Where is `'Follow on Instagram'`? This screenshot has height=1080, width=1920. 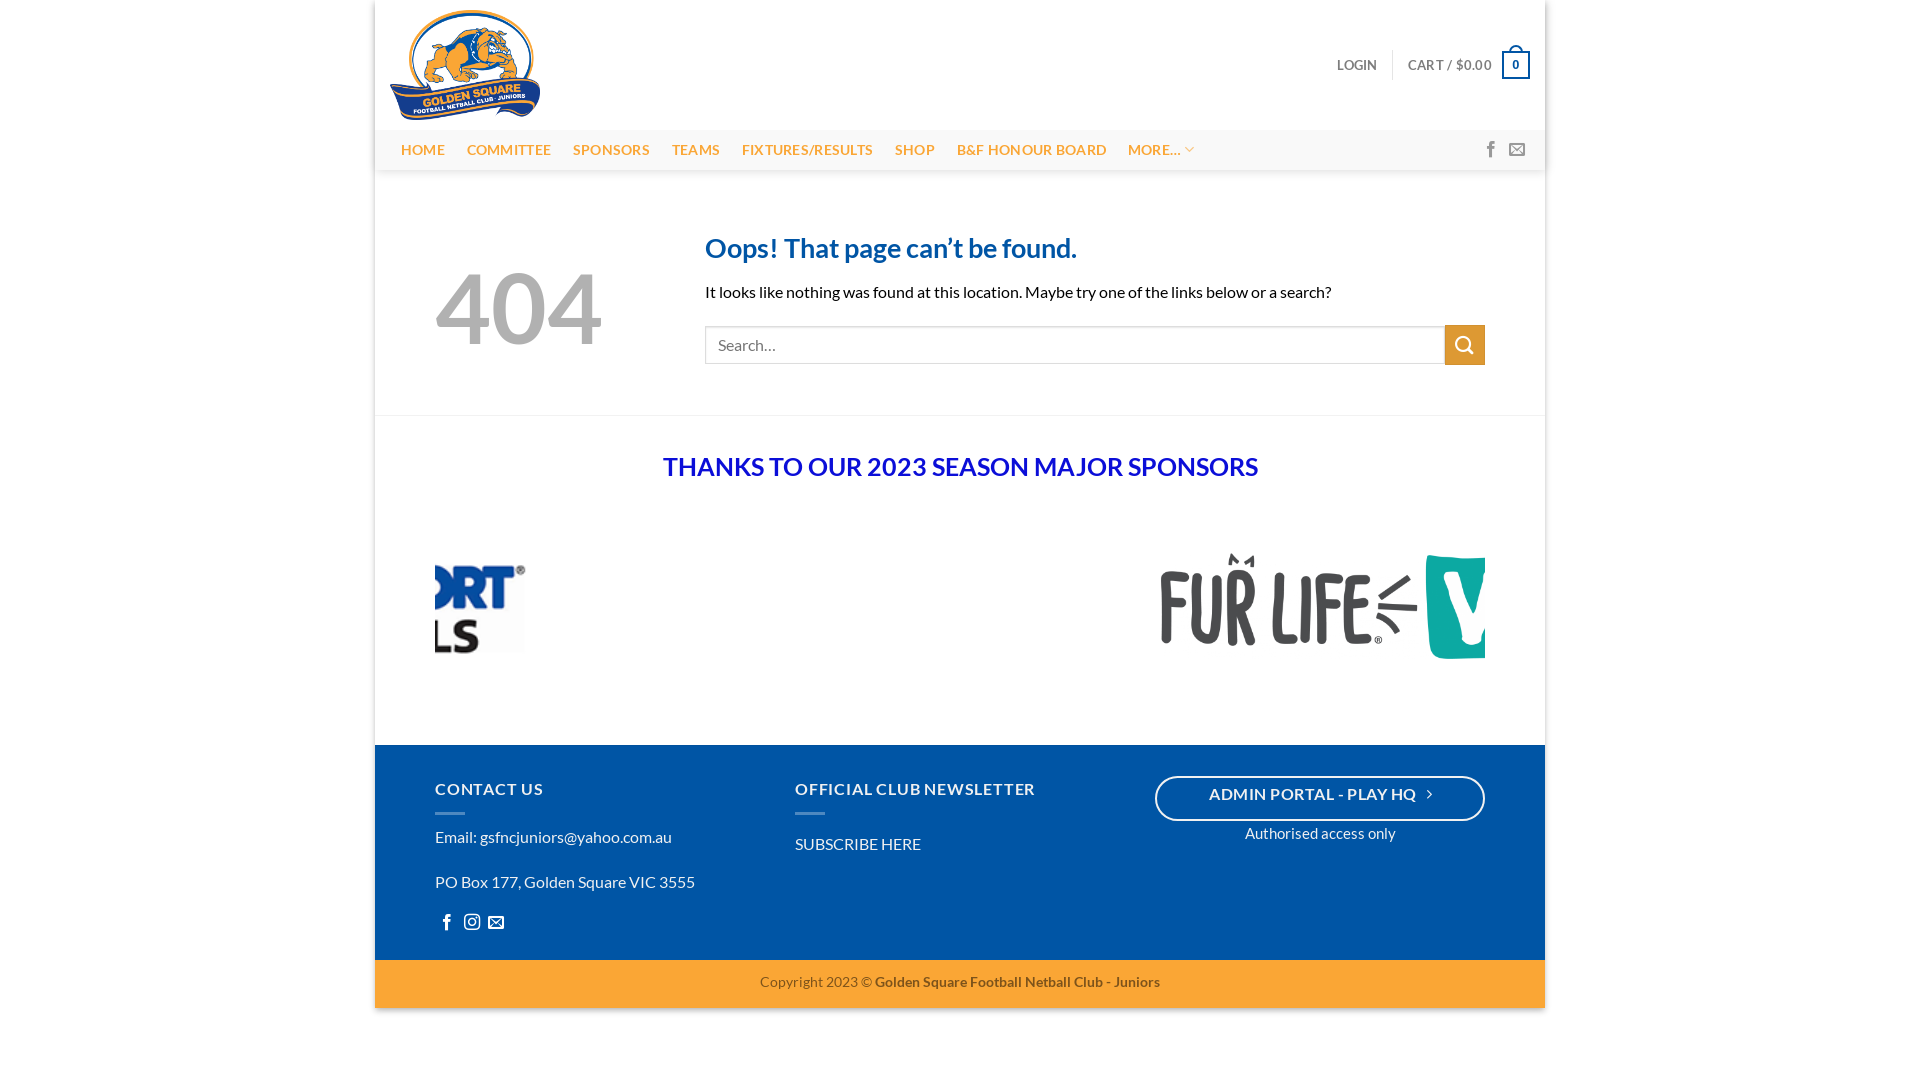 'Follow on Instagram' is located at coordinates (470, 928).